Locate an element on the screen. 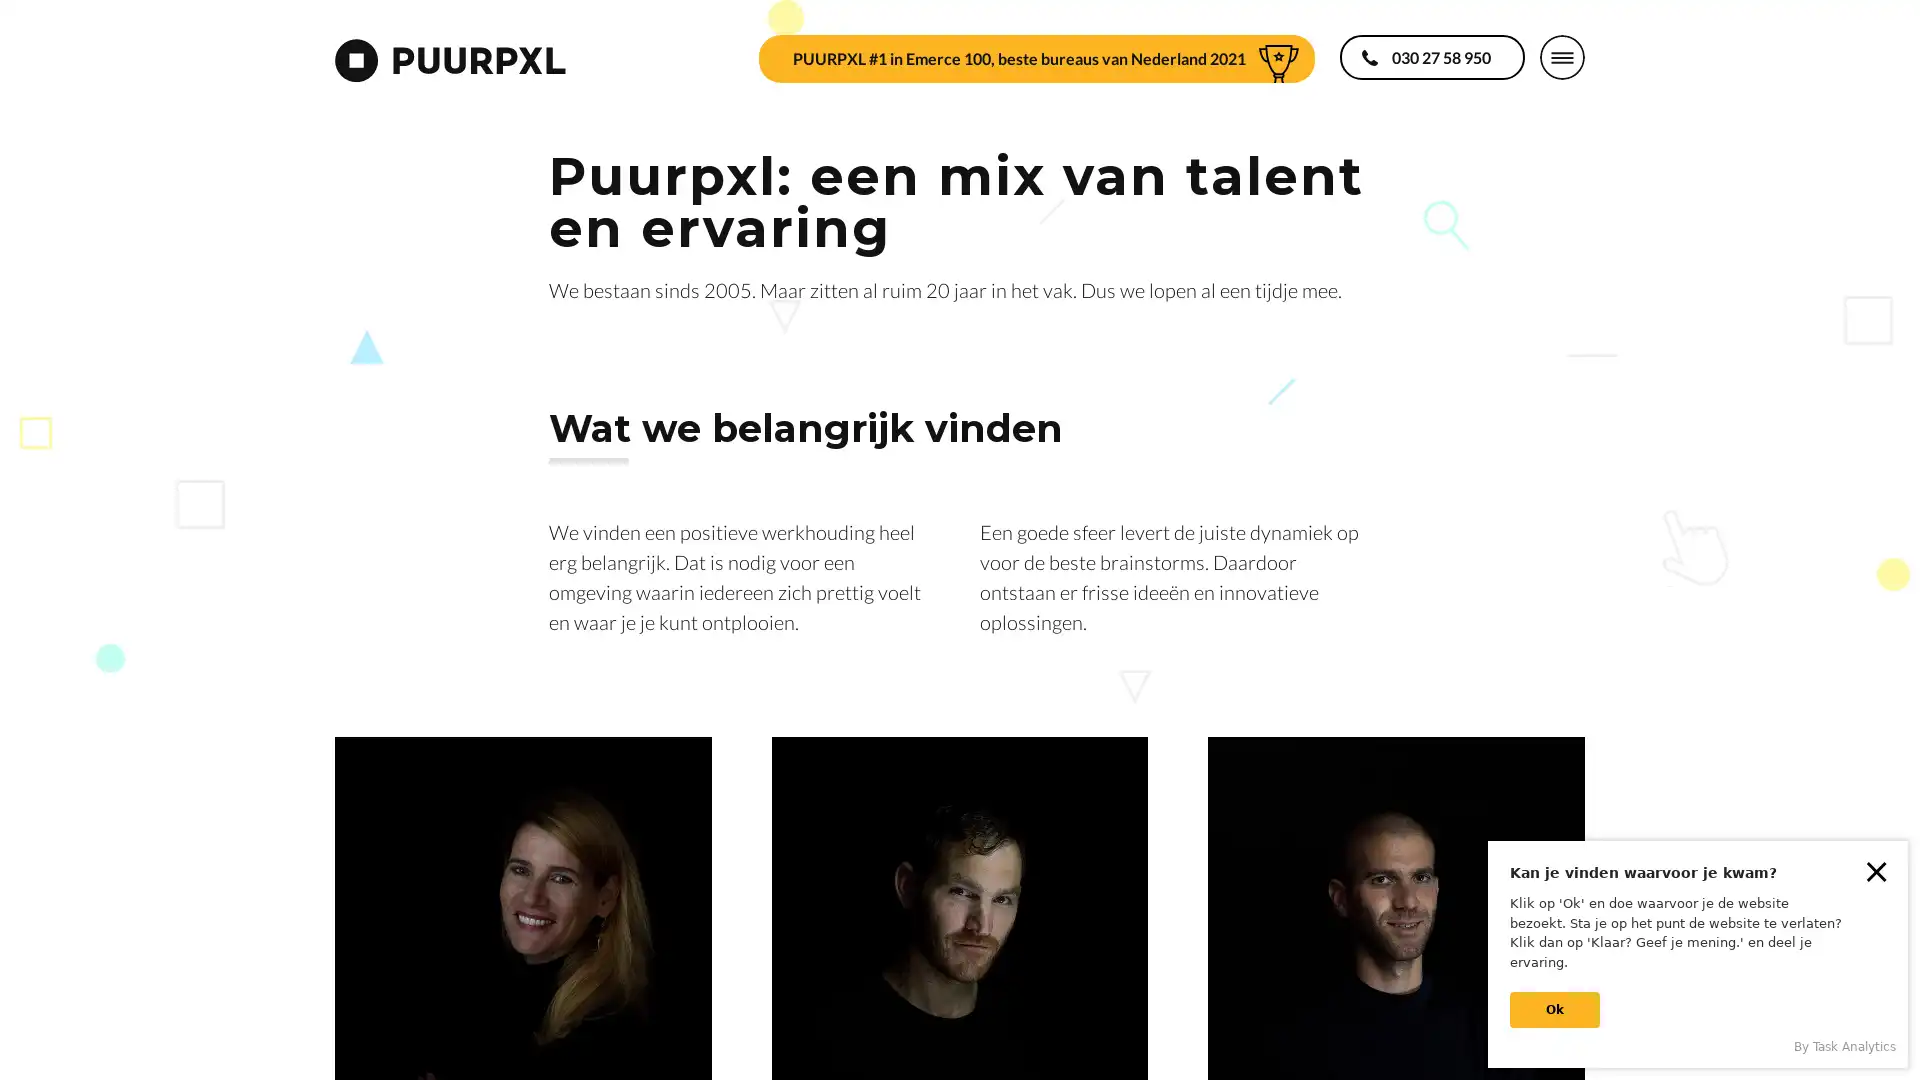 The image size is (1920, 1080). Ok is located at coordinates (1554, 1010).